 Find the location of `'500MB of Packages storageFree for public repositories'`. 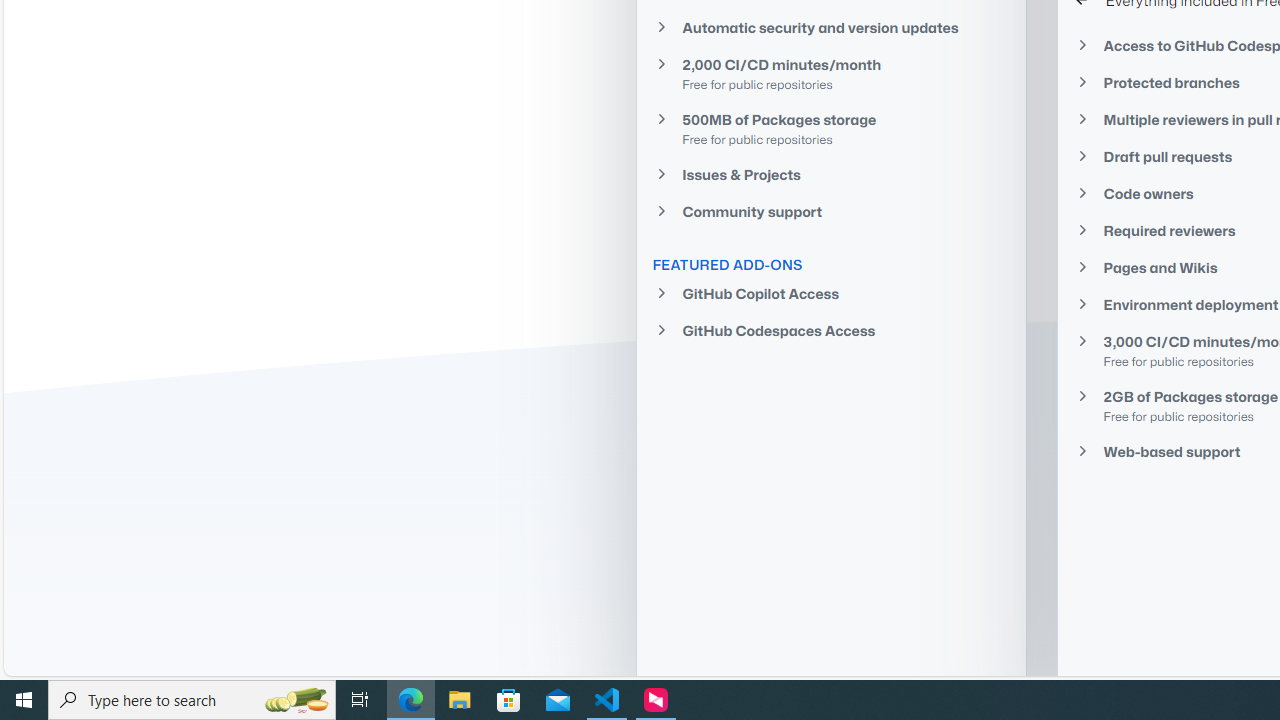

'500MB of Packages storageFree for public repositories' is located at coordinates (830, 128).